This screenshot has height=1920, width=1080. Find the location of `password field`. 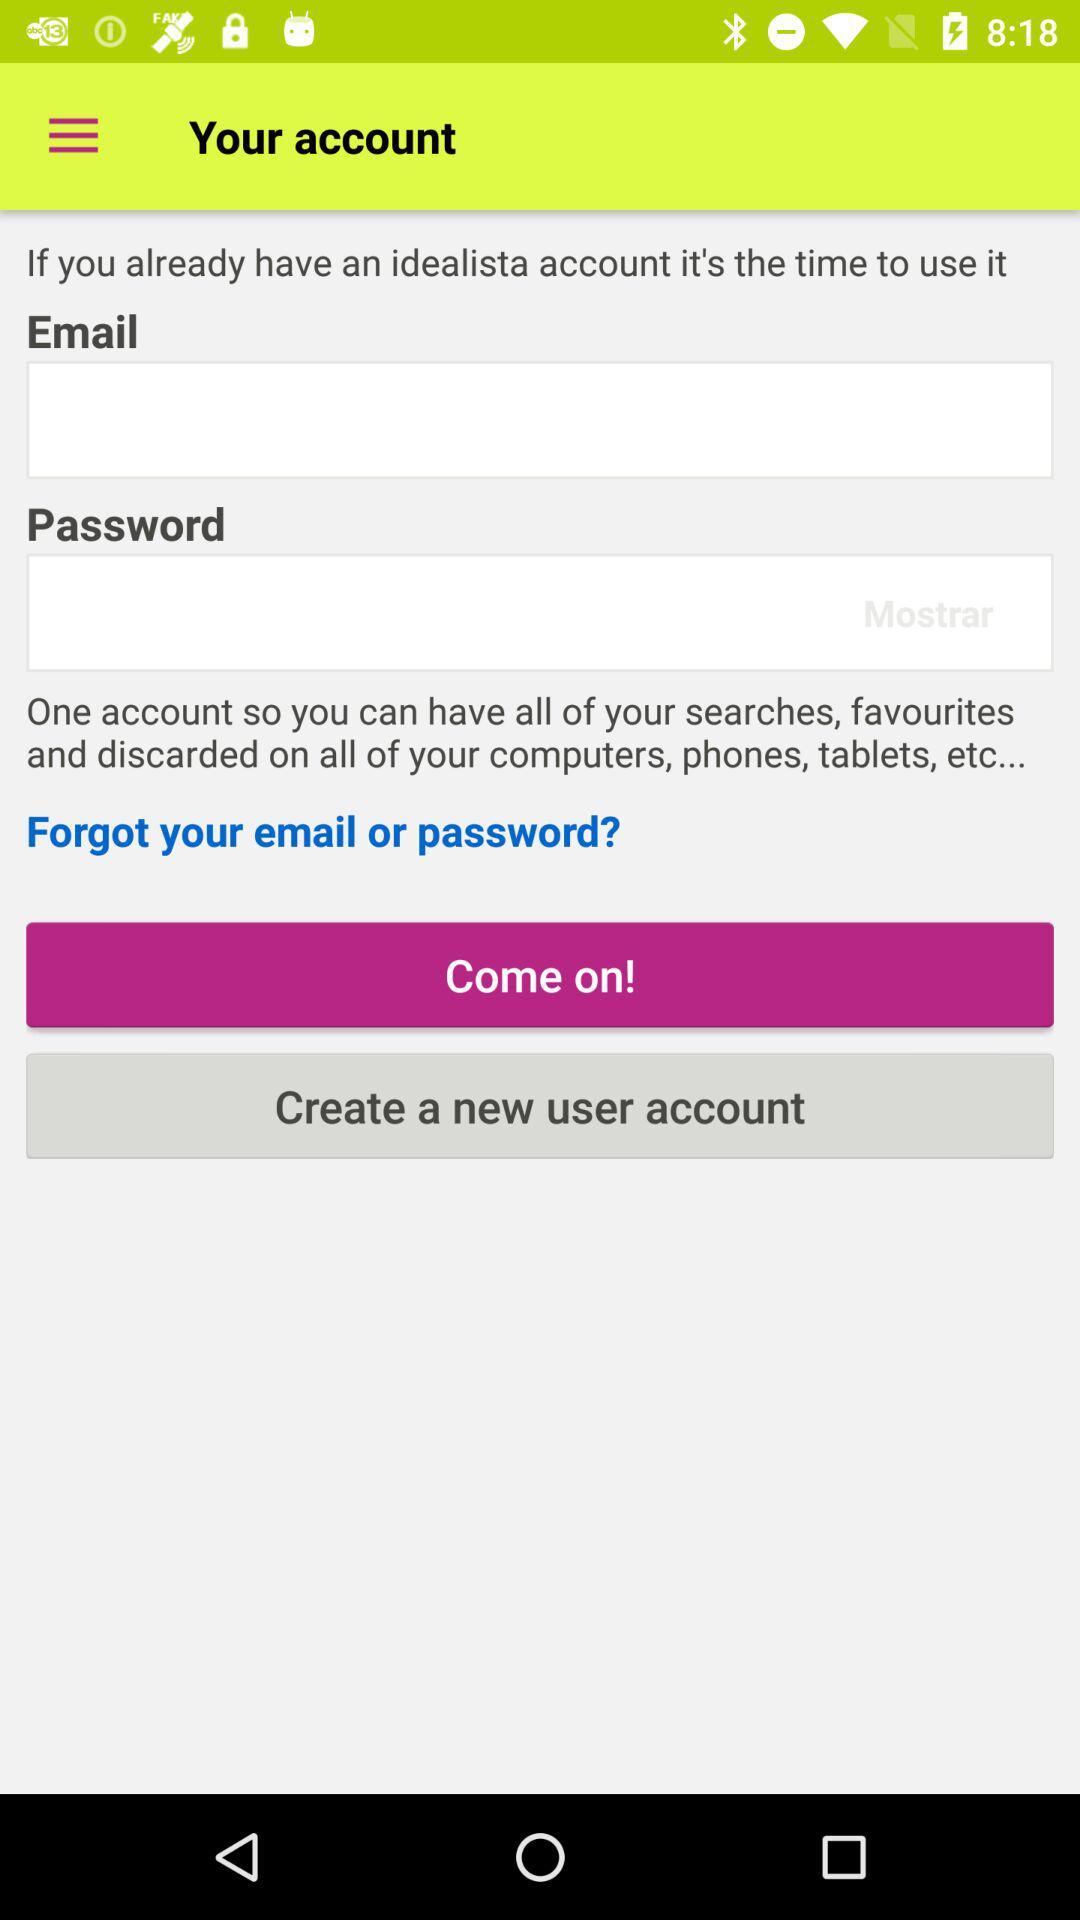

password field is located at coordinates (453, 611).